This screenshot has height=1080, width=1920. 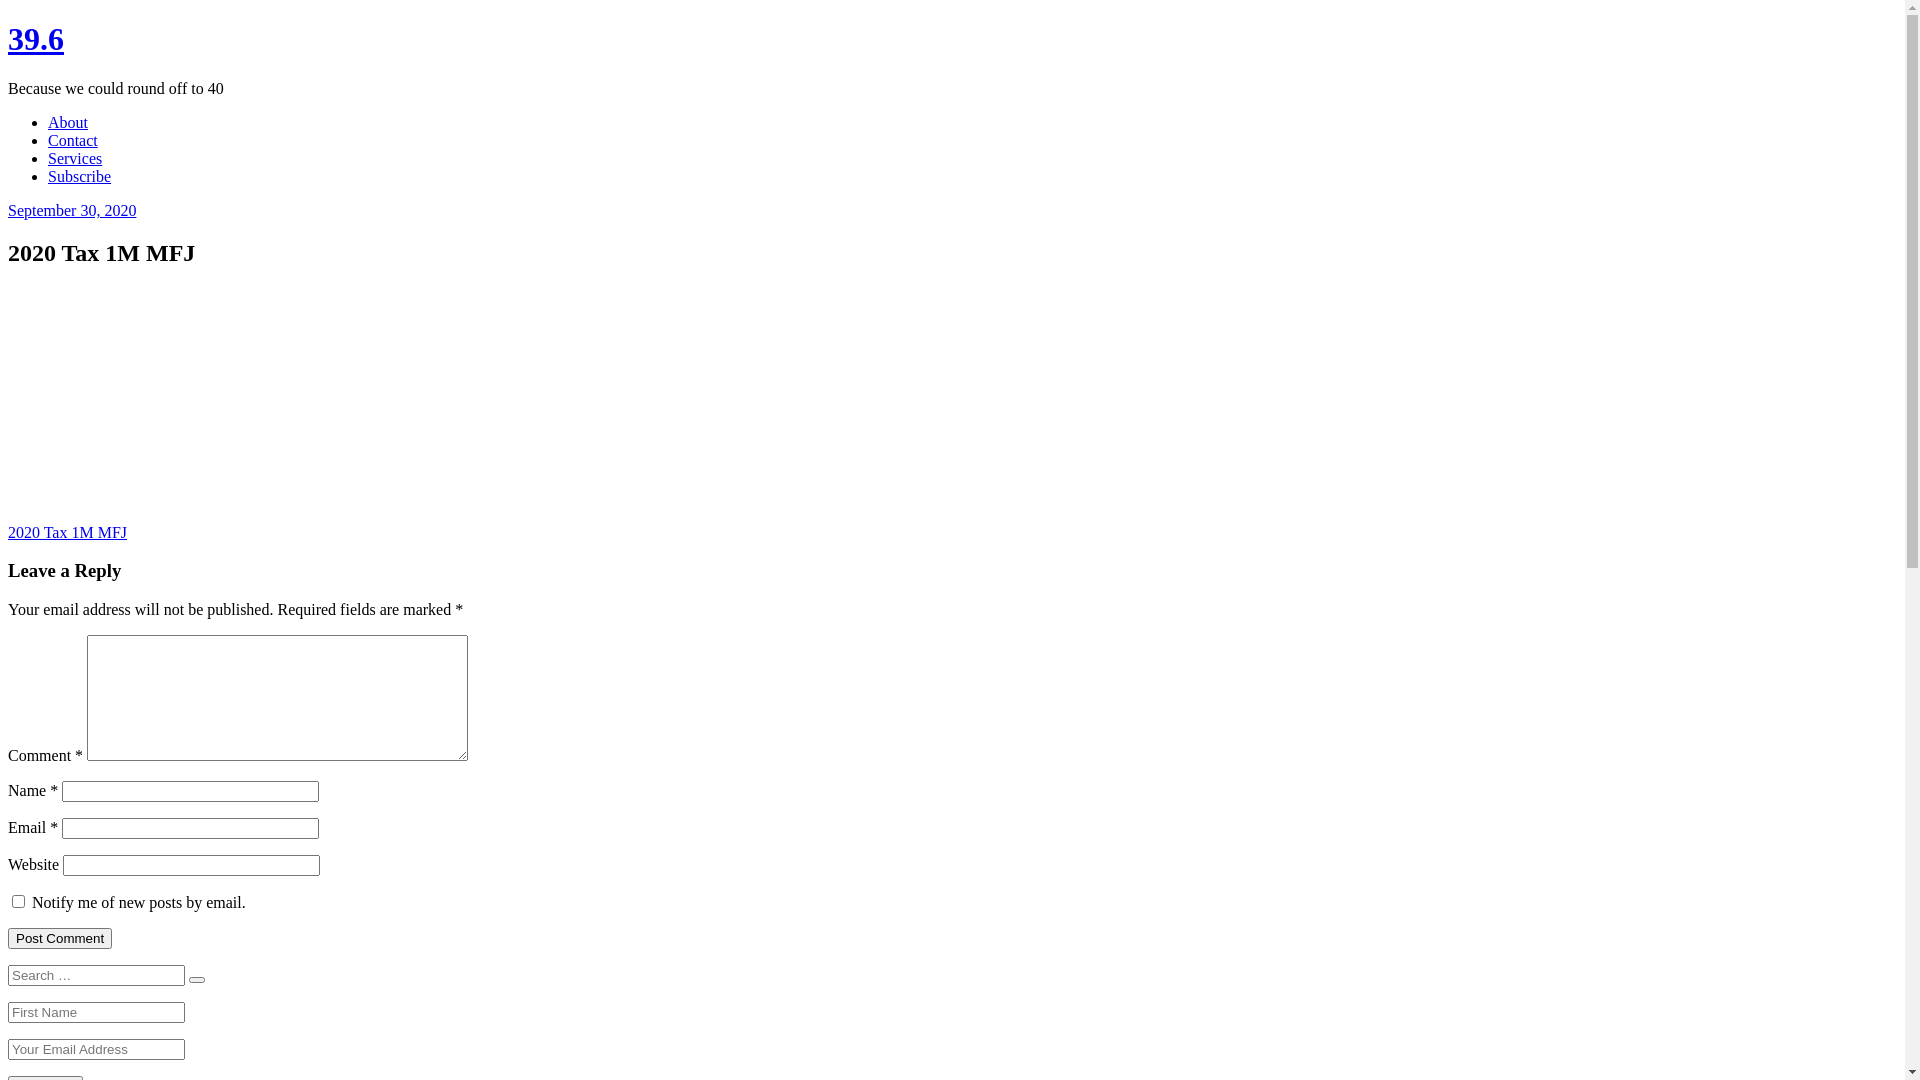 What do you see at coordinates (75, 157) in the screenshot?
I see `'Services'` at bounding box center [75, 157].